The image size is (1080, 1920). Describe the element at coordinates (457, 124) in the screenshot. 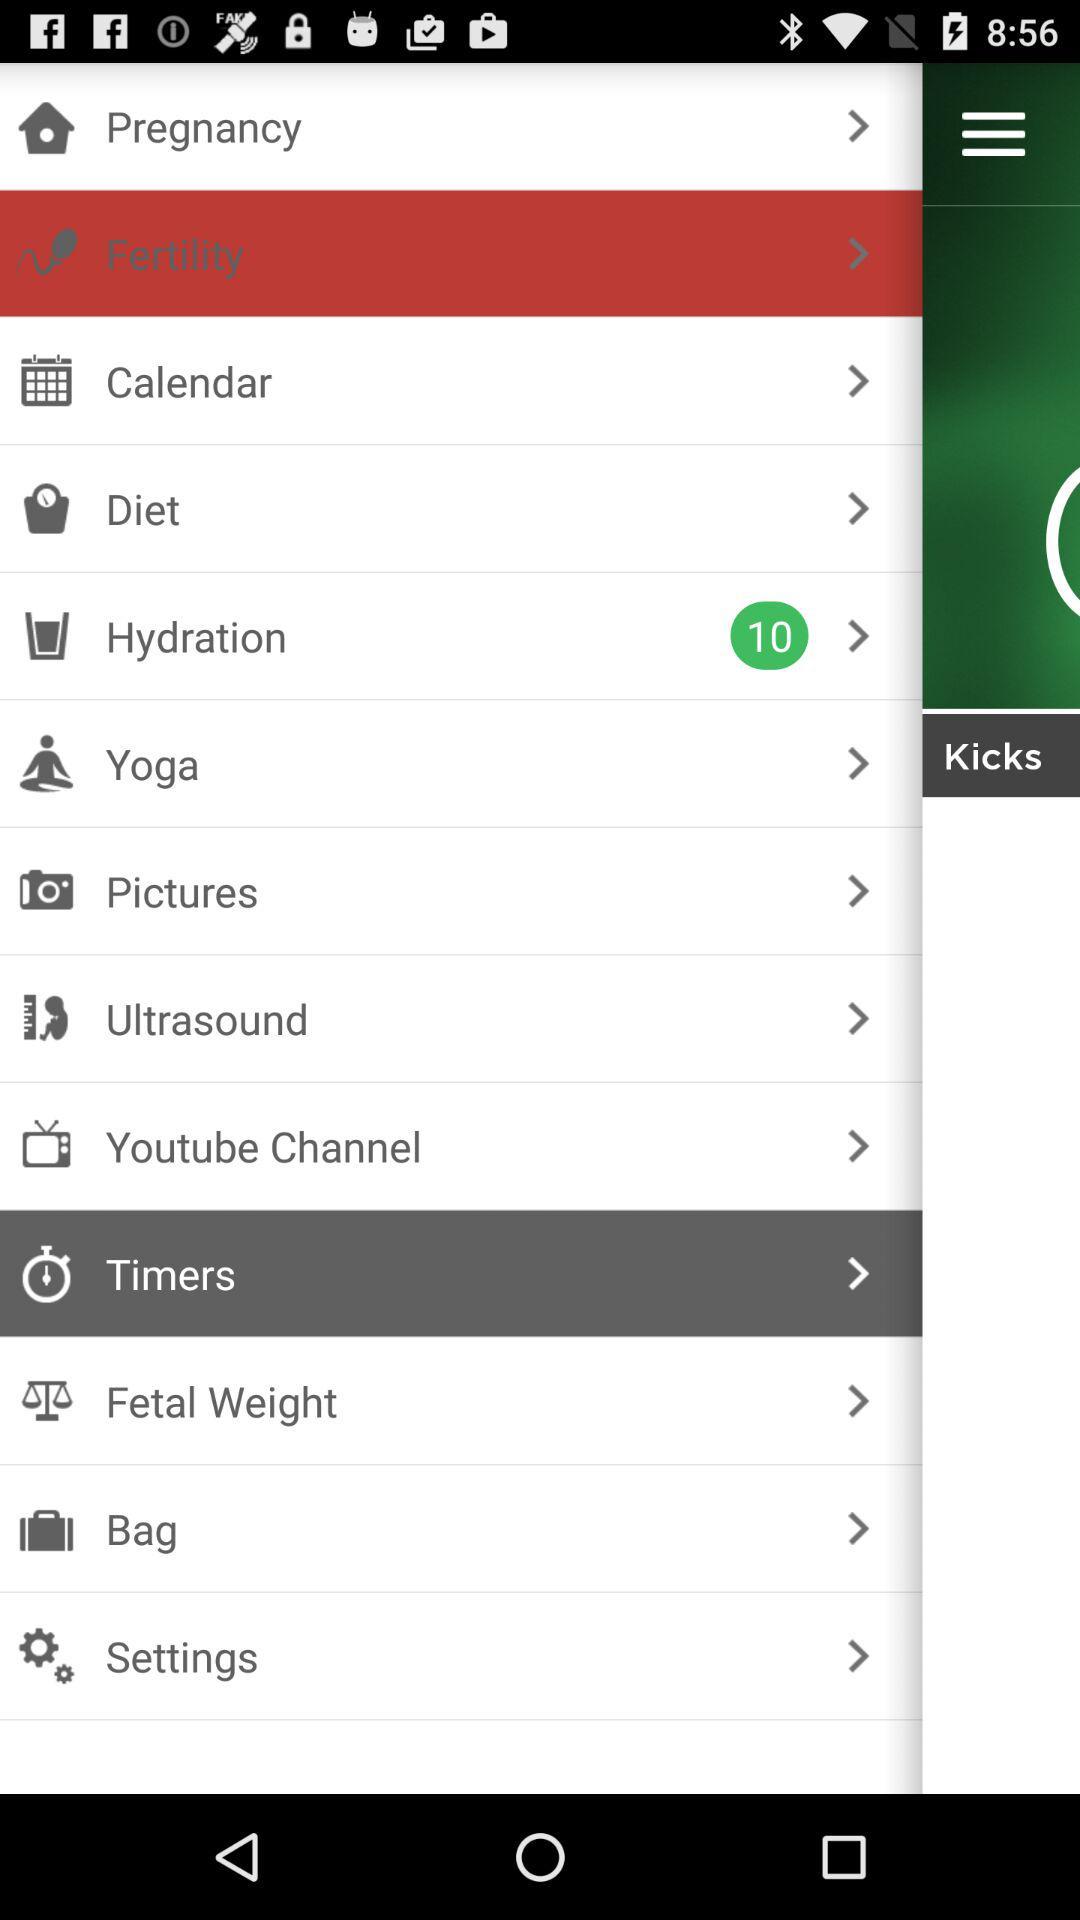

I see `the pregnancy item` at that location.